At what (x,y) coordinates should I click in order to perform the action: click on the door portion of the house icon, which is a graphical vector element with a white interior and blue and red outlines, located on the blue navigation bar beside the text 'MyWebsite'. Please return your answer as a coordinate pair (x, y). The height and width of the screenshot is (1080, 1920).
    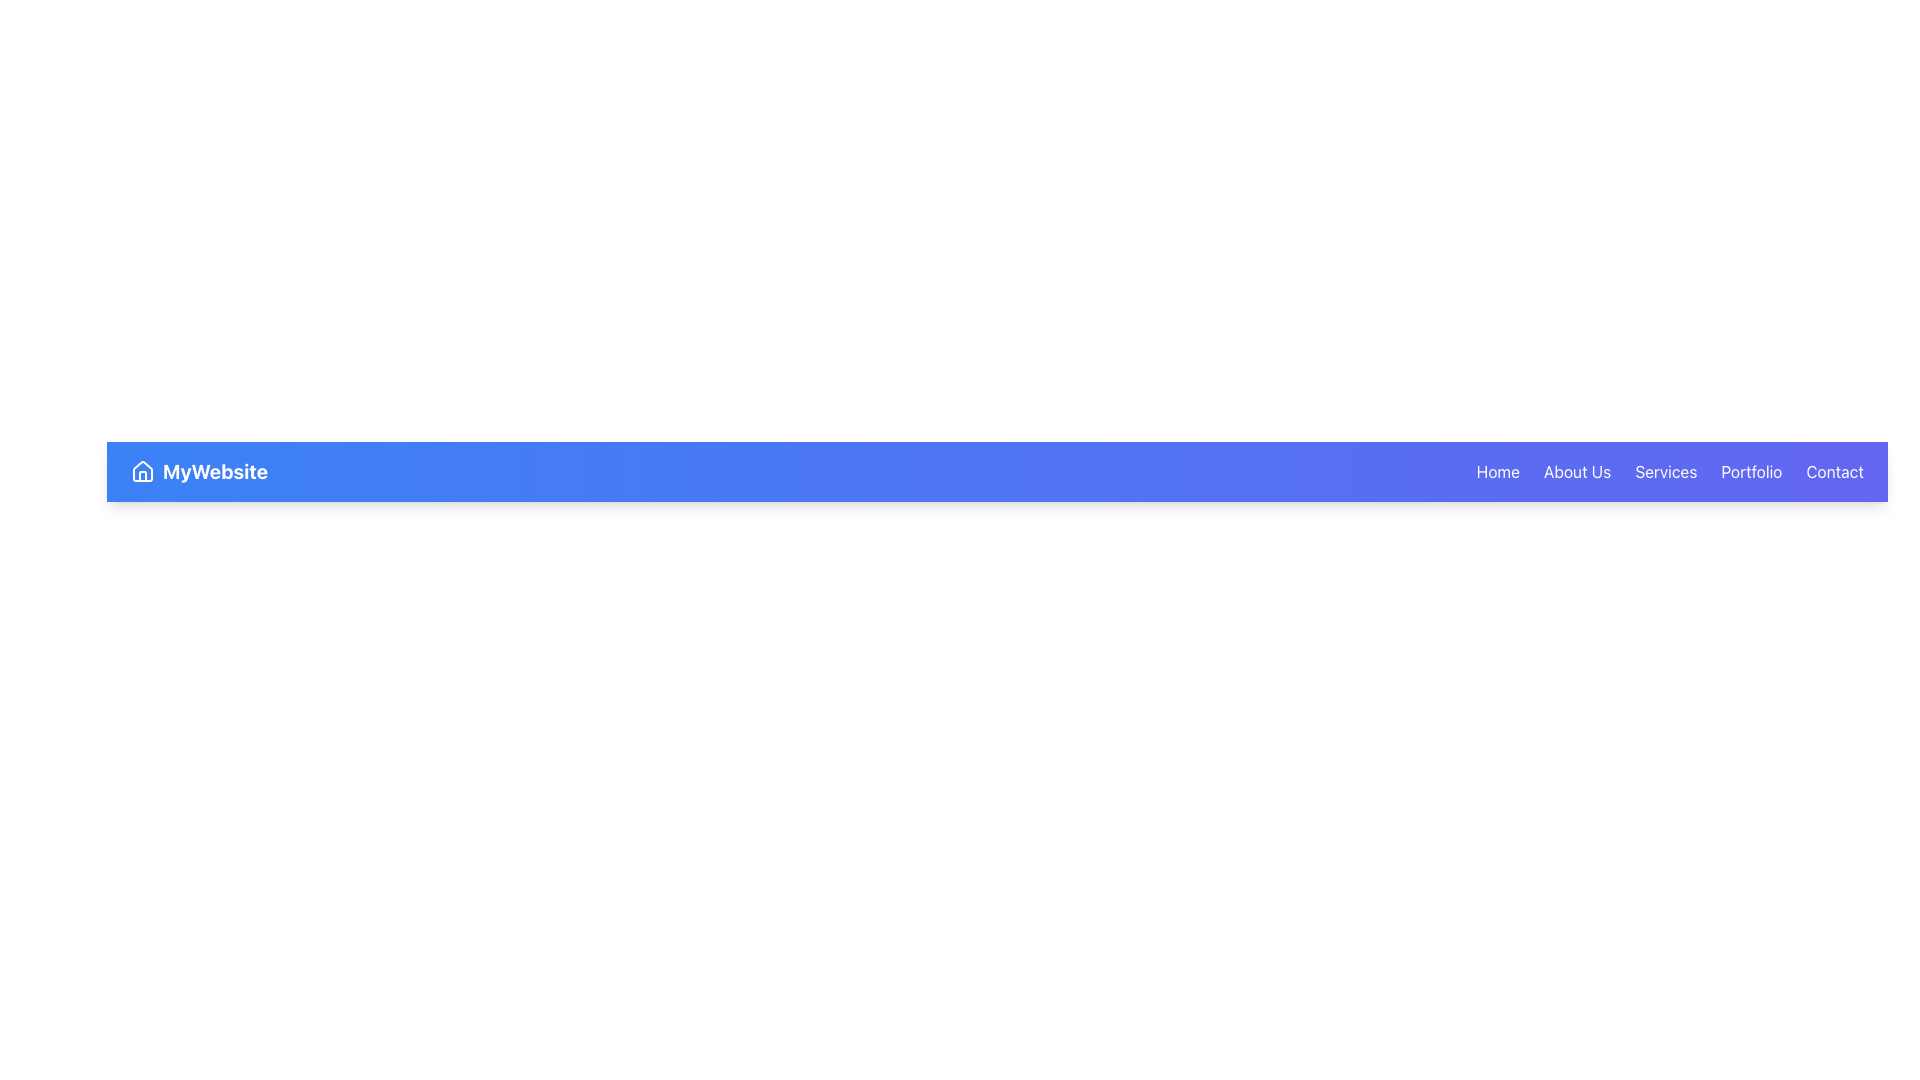
    Looking at the image, I should click on (142, 476).